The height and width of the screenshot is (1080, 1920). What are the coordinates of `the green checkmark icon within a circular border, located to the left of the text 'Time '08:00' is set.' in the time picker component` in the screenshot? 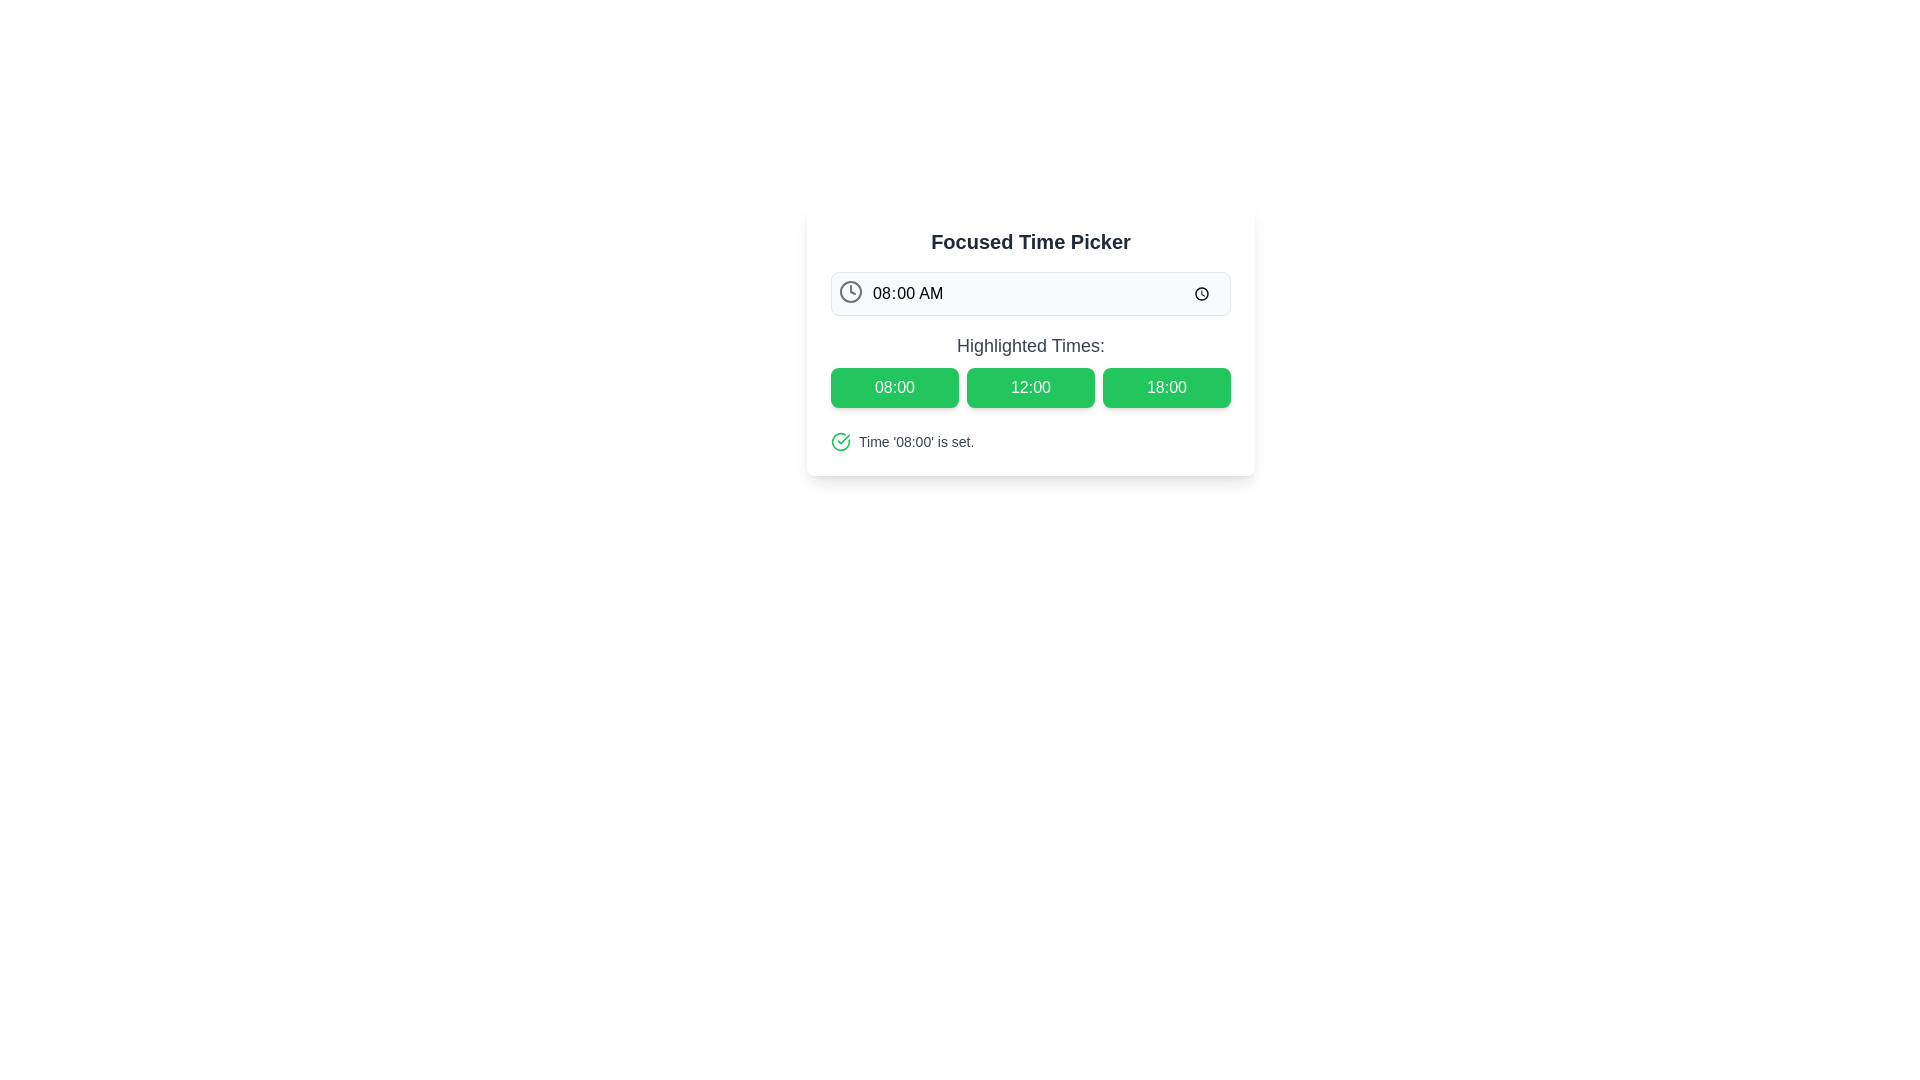 It's located at (840, 441).